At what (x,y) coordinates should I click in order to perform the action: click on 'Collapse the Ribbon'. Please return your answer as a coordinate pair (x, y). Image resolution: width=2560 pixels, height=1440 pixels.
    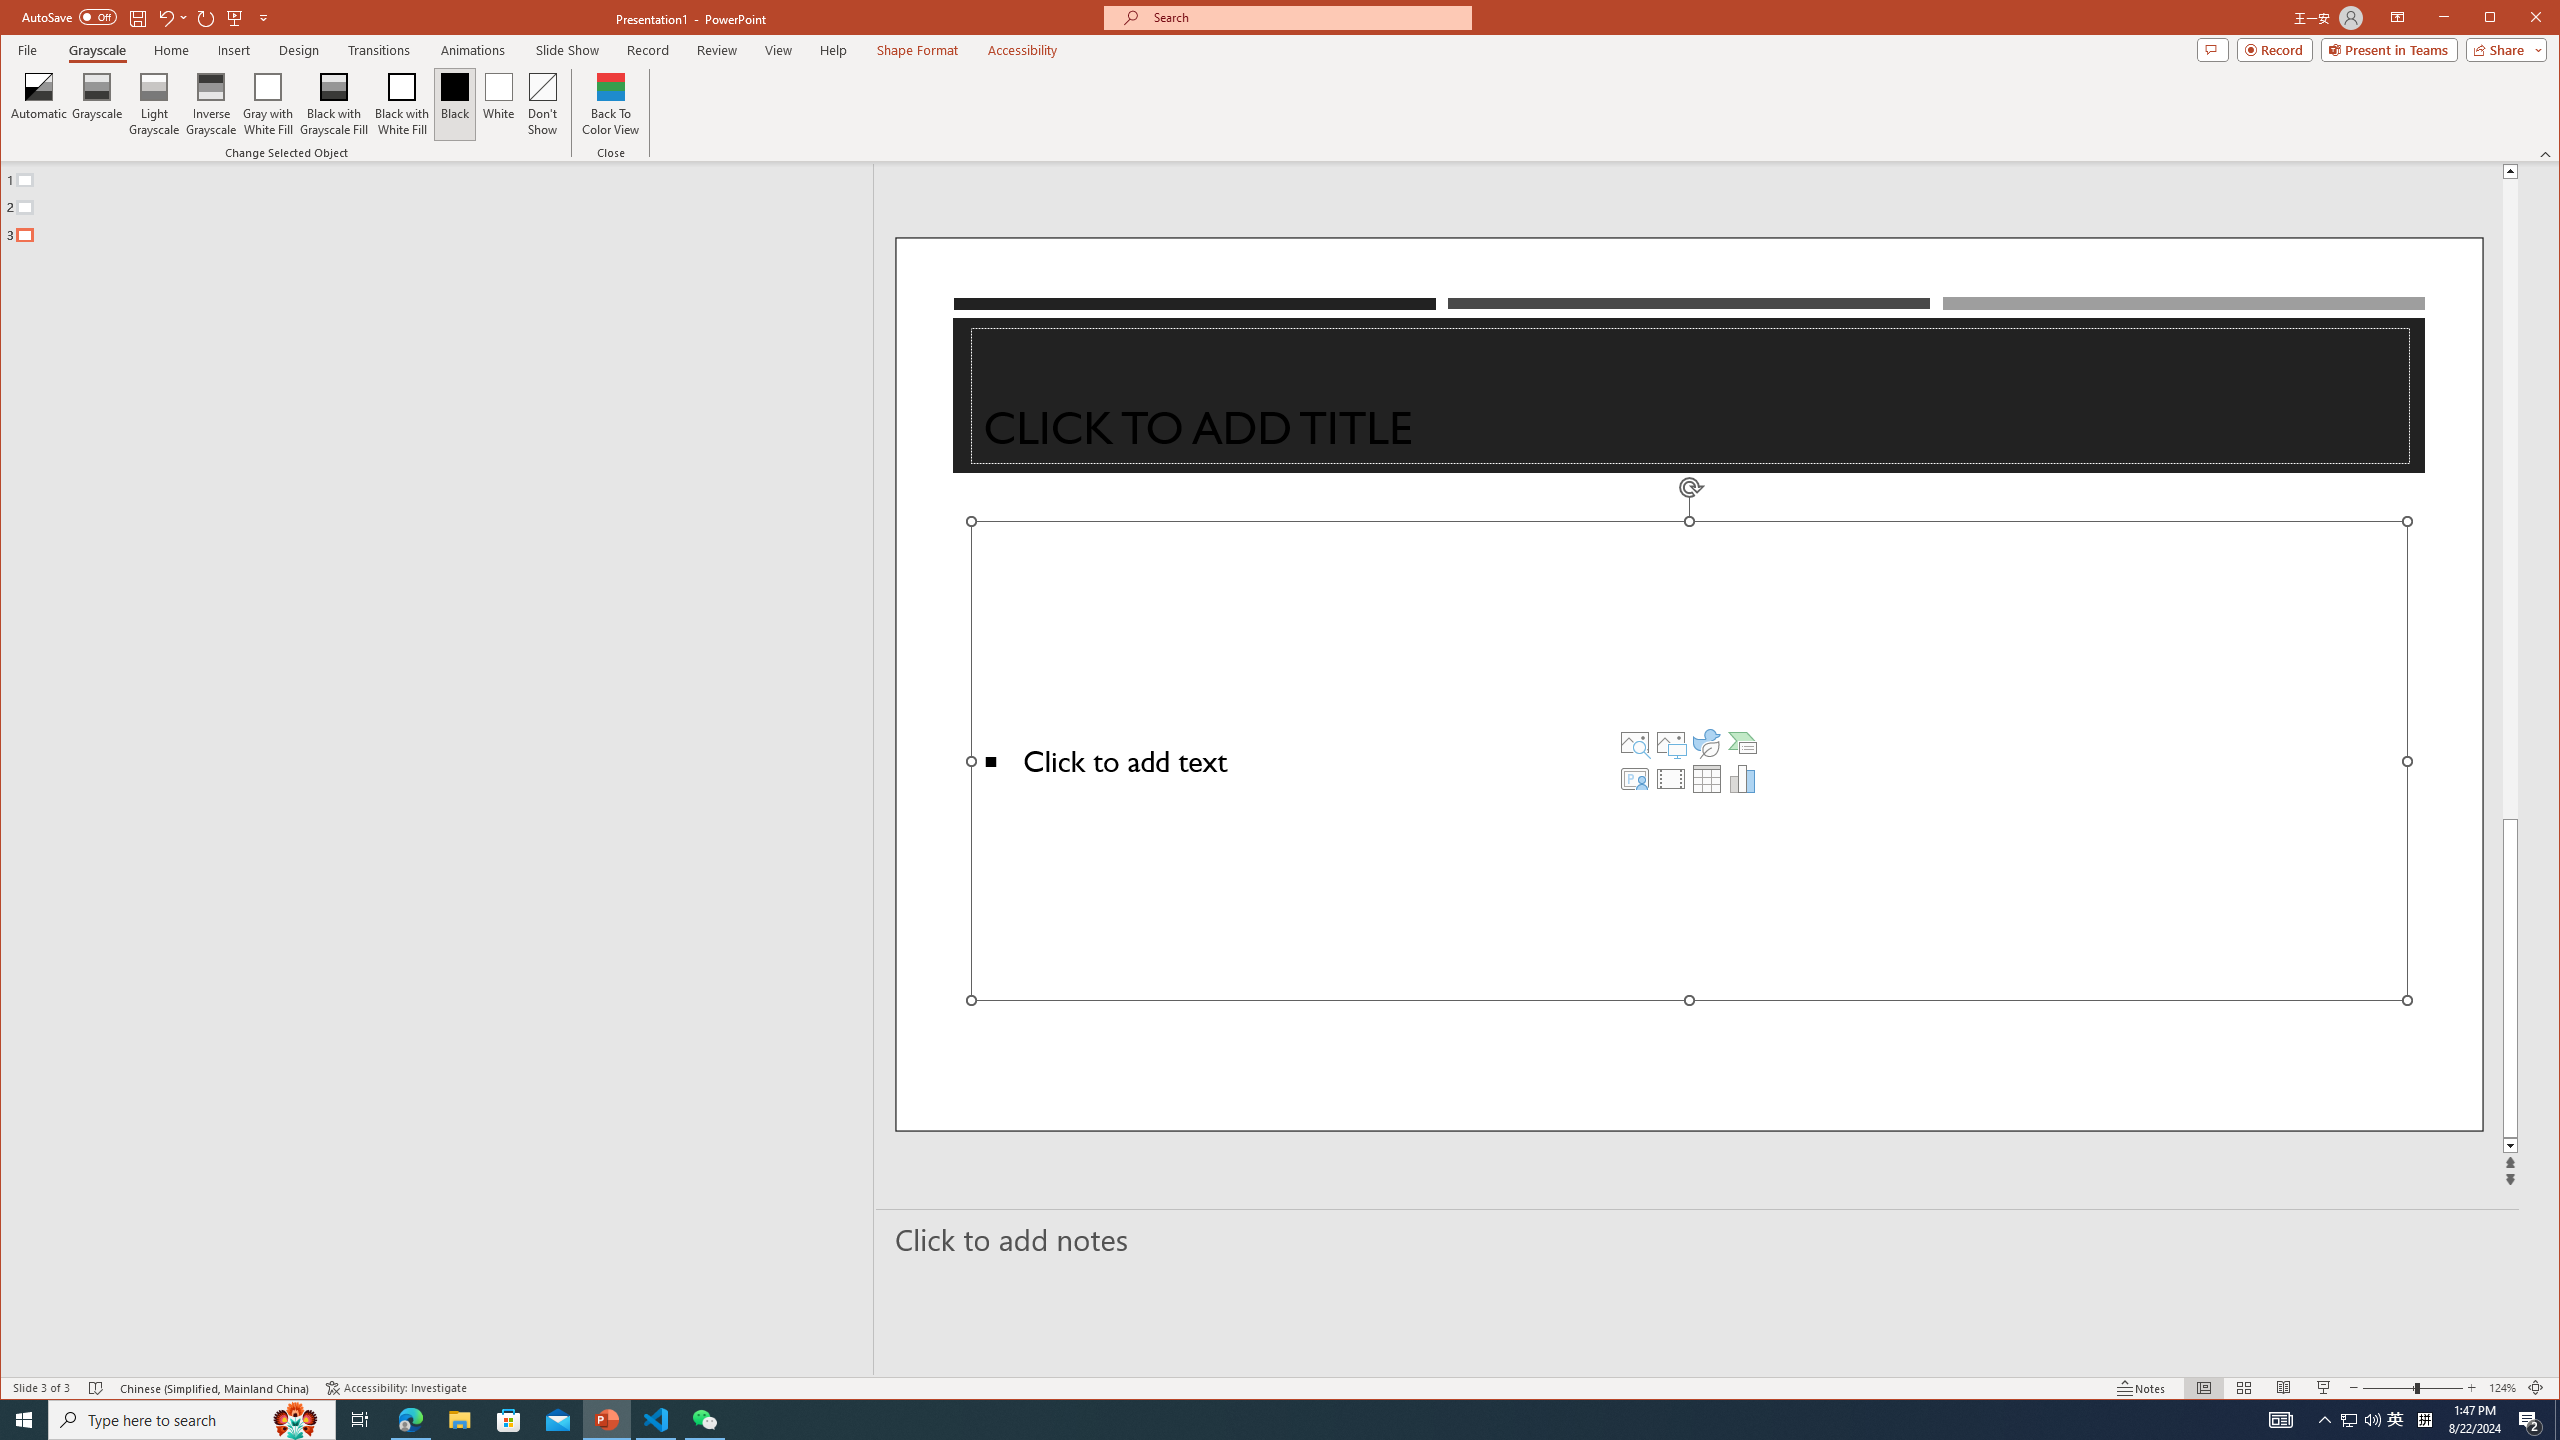
    Looking at the image, I should click on (2547, 153).